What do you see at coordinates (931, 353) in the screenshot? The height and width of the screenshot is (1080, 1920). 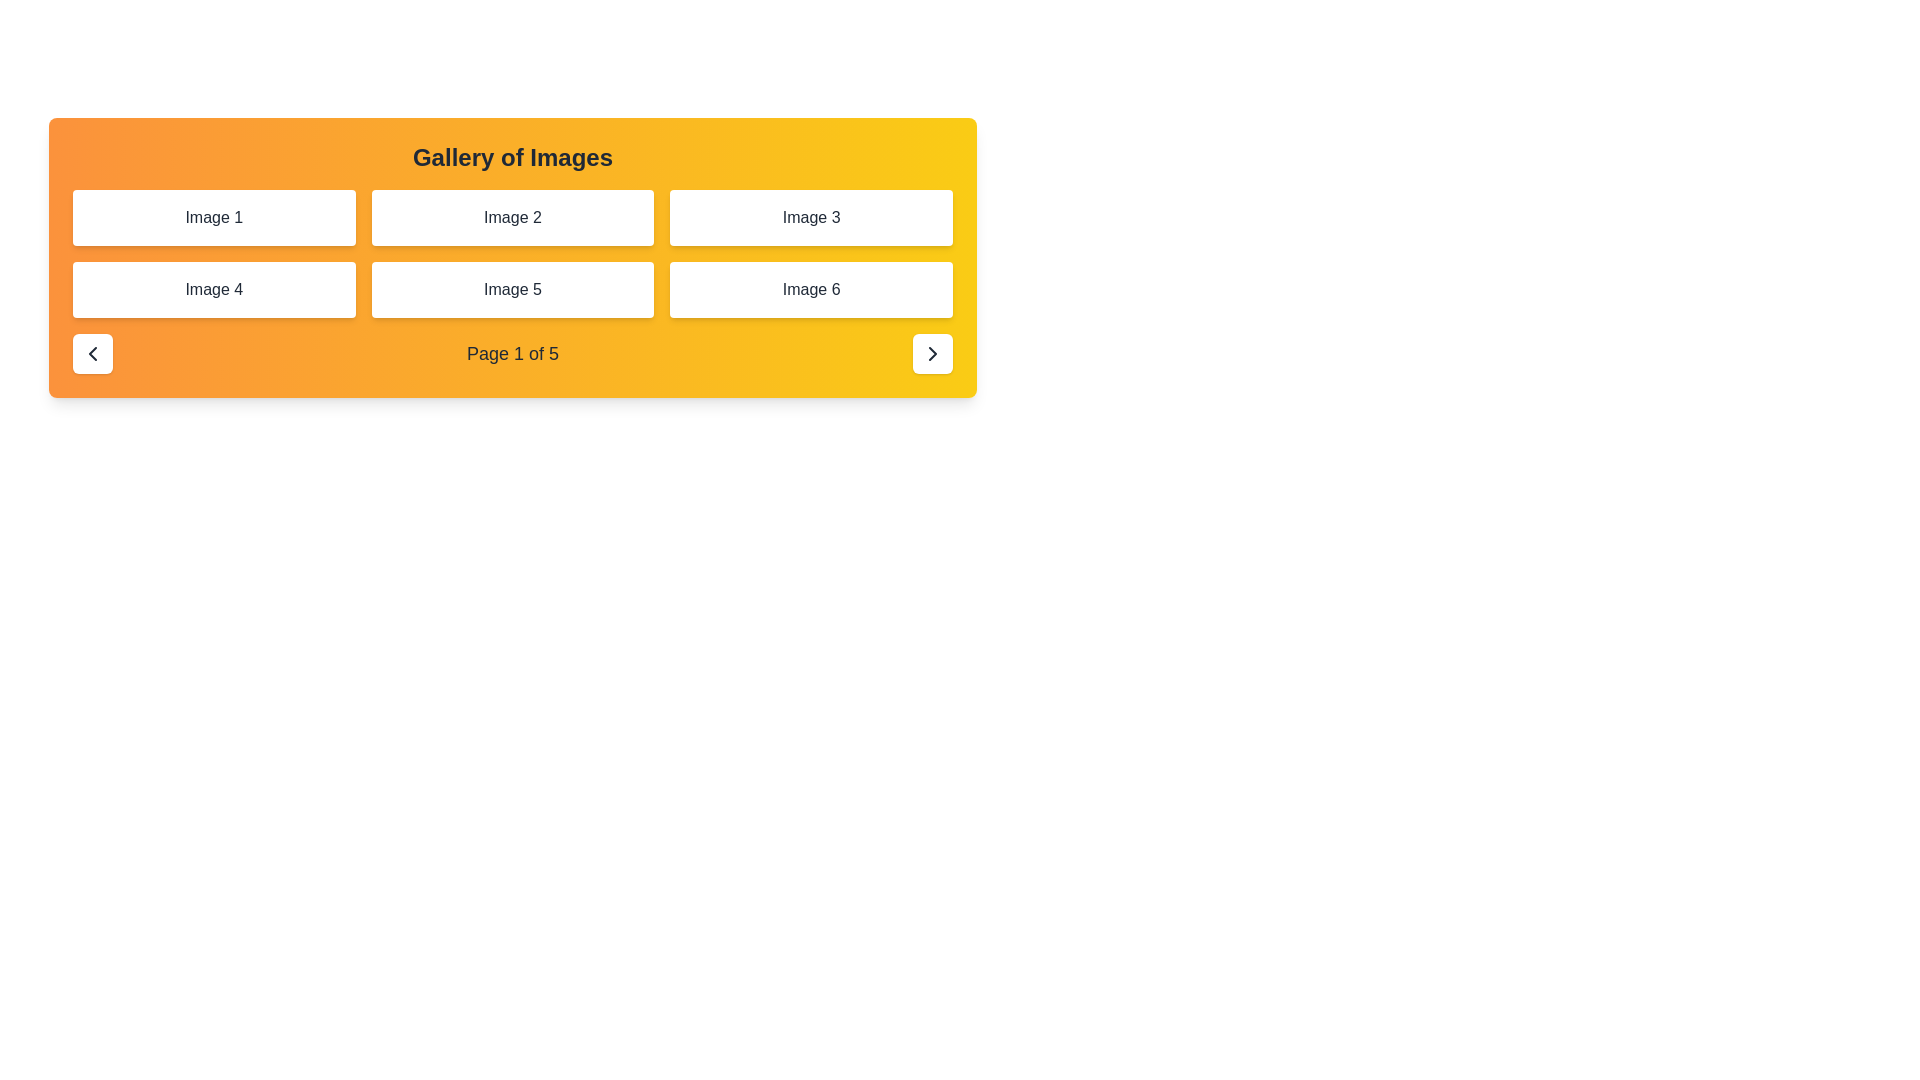 I see `the chevron-right icon located in the bottom-right corner of the gallery interface` at bounding box center [931, 353].